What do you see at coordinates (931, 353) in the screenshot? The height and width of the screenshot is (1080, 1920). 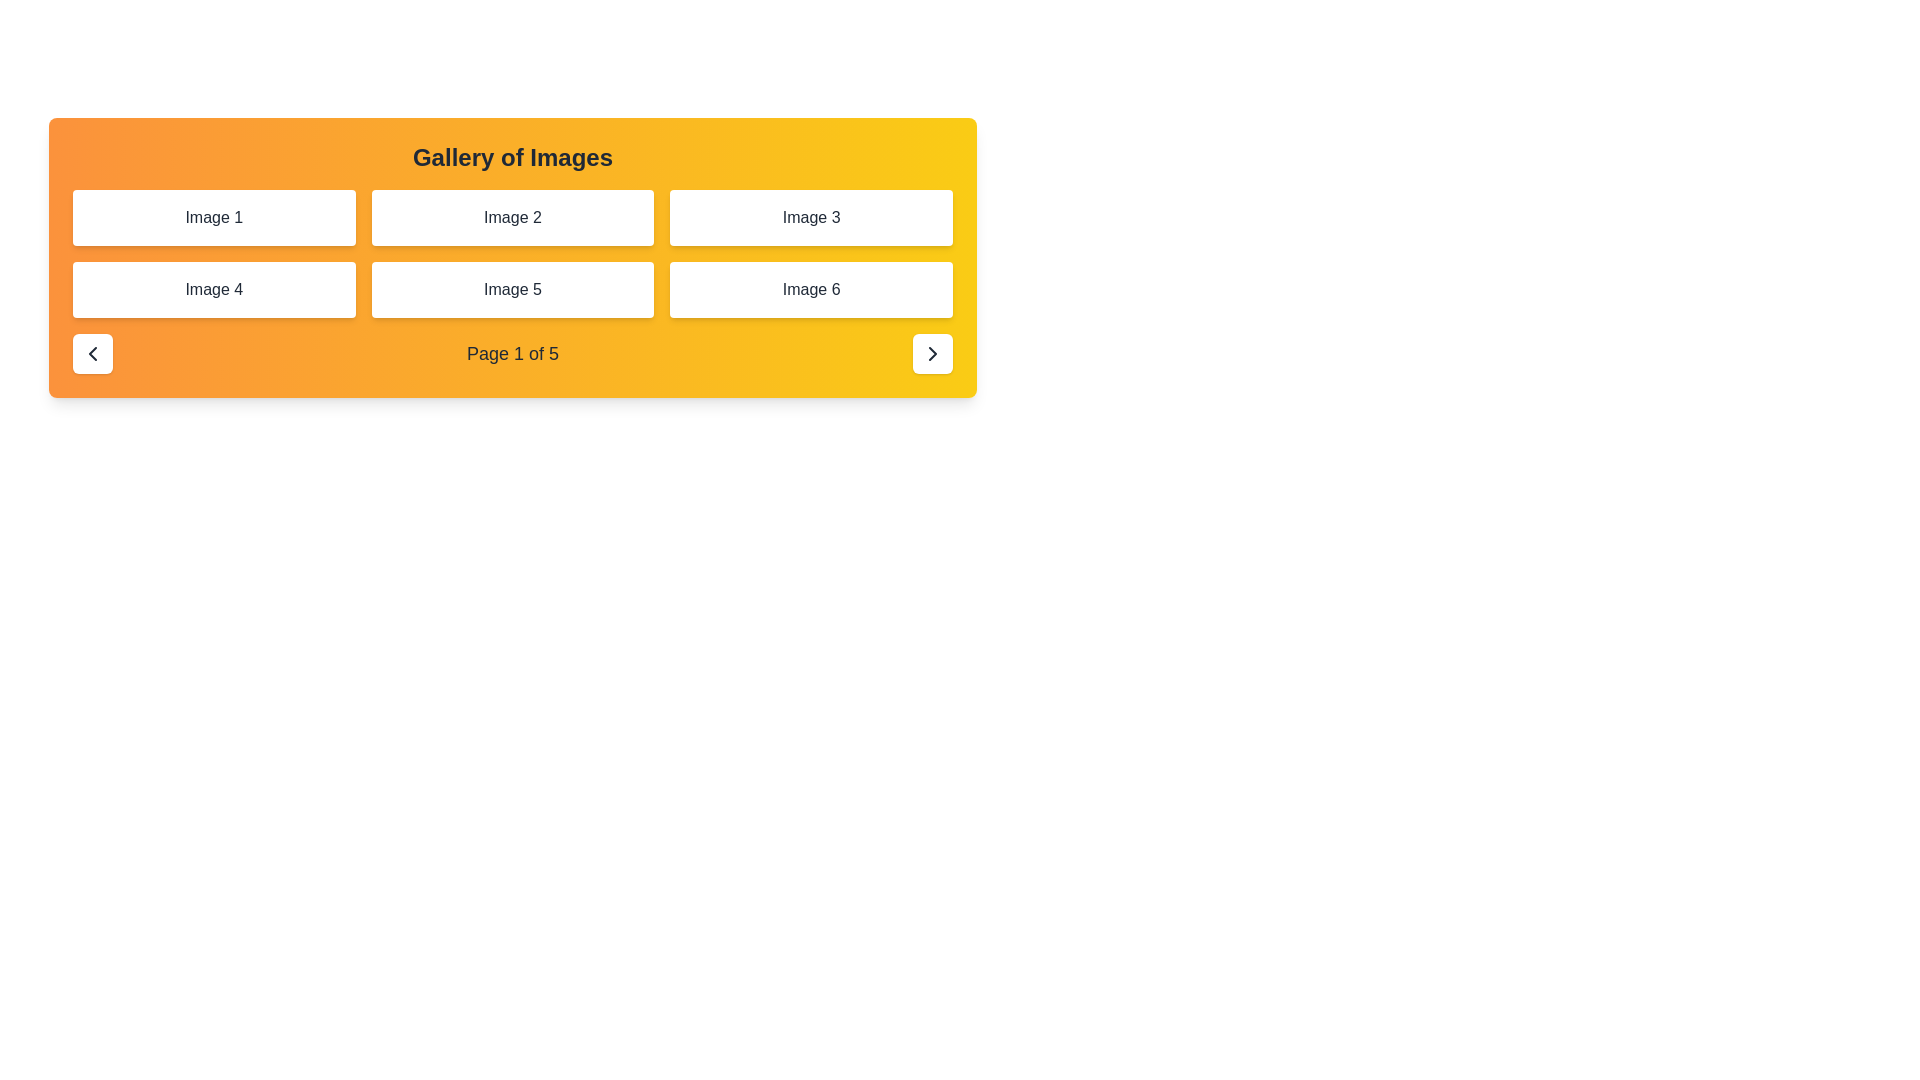 I see `the chevron-right icon located in the bottom-right corner of the gallery interface` at bounding box center [931, 353].